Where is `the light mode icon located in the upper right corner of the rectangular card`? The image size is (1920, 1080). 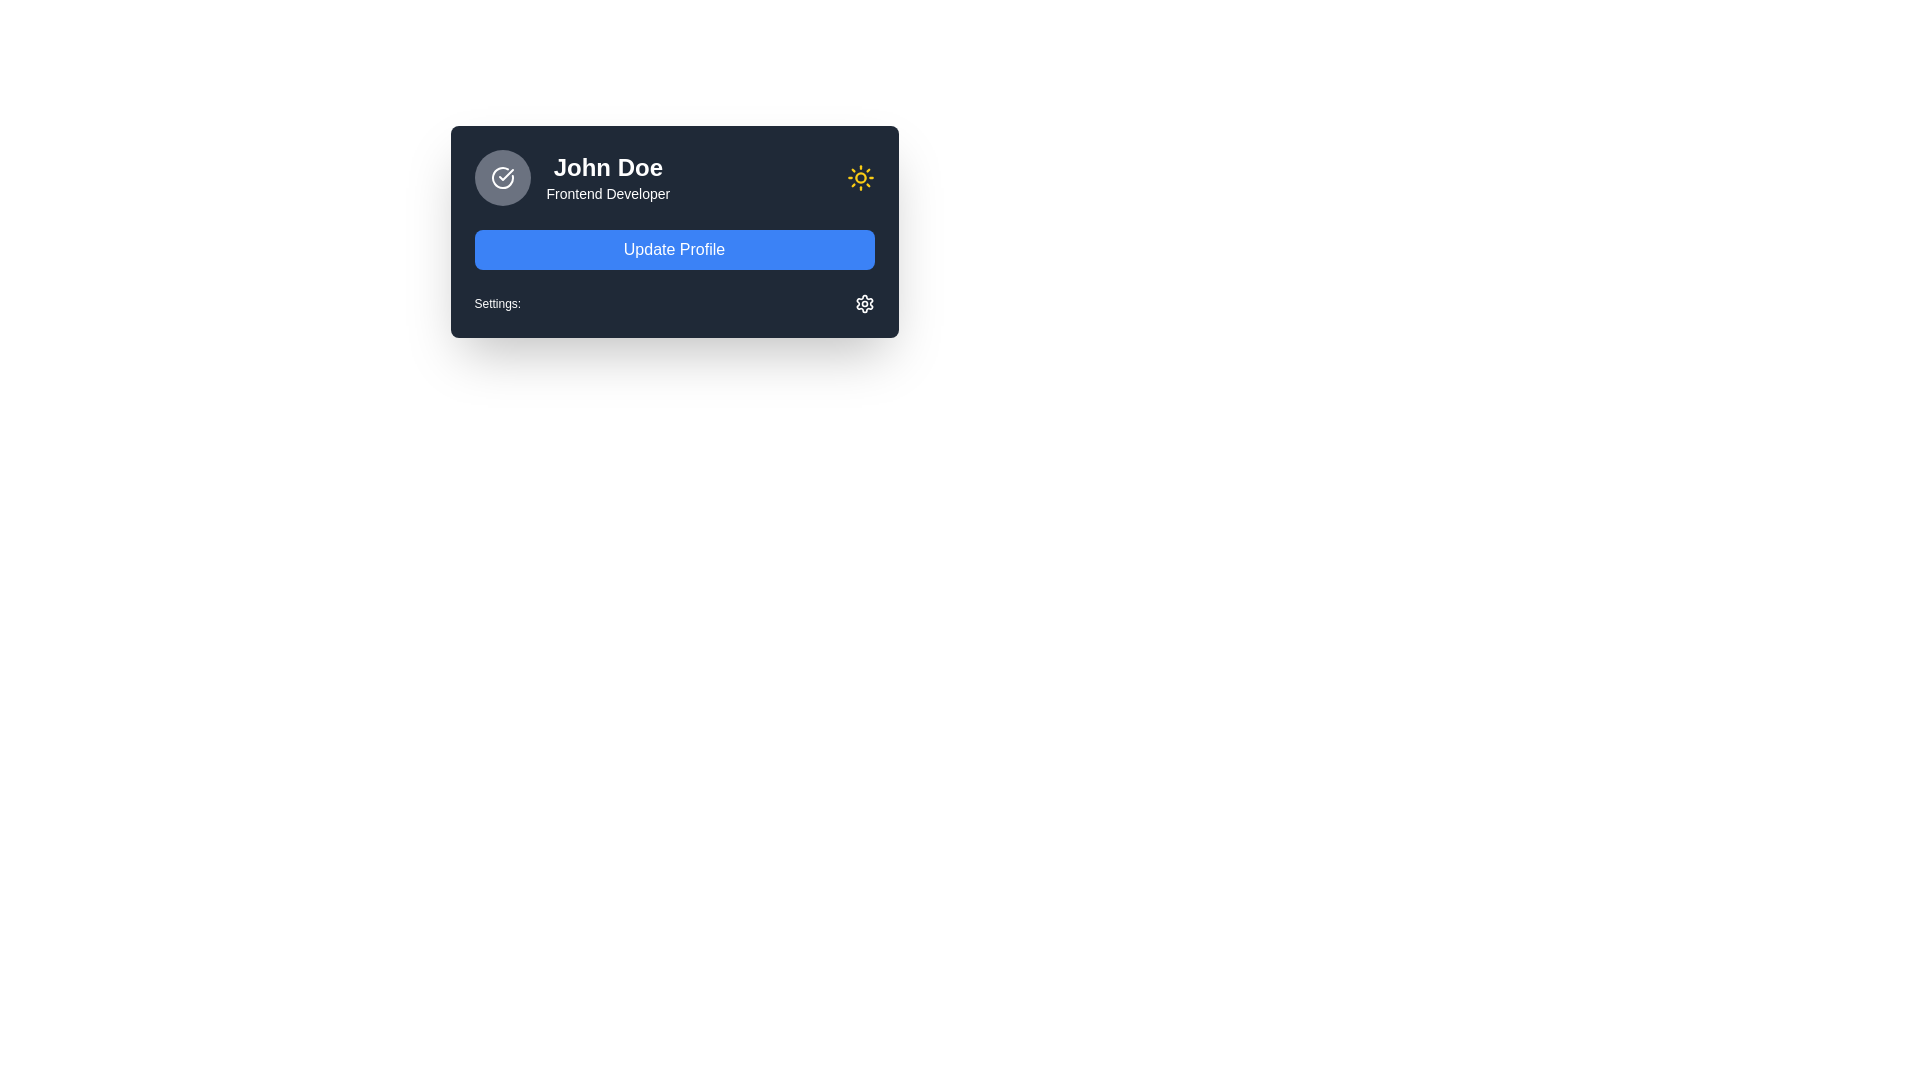
the light mode icon located in the upper right corner of the rectangular card is located at coordinates (860, 176).